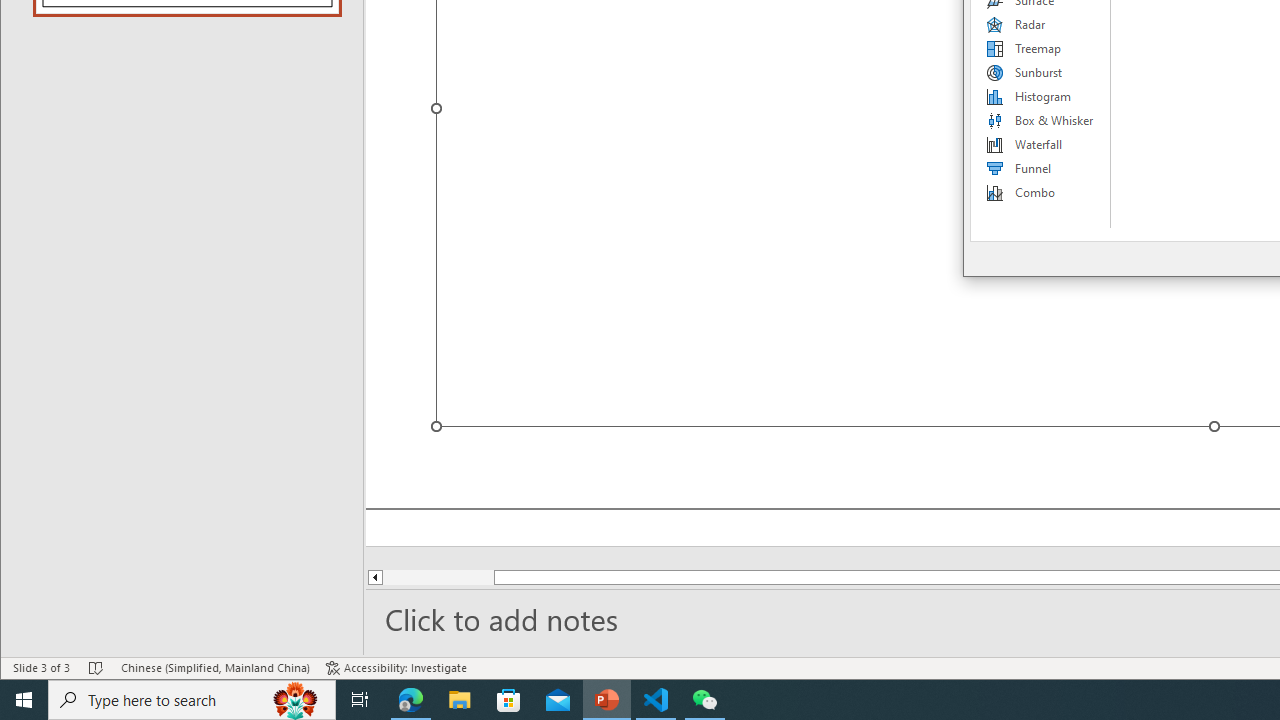  What do you see at coordinates (1040, 72) in the screenshot?
I see `'Sunburst'` at bounding box center [1040, 72].